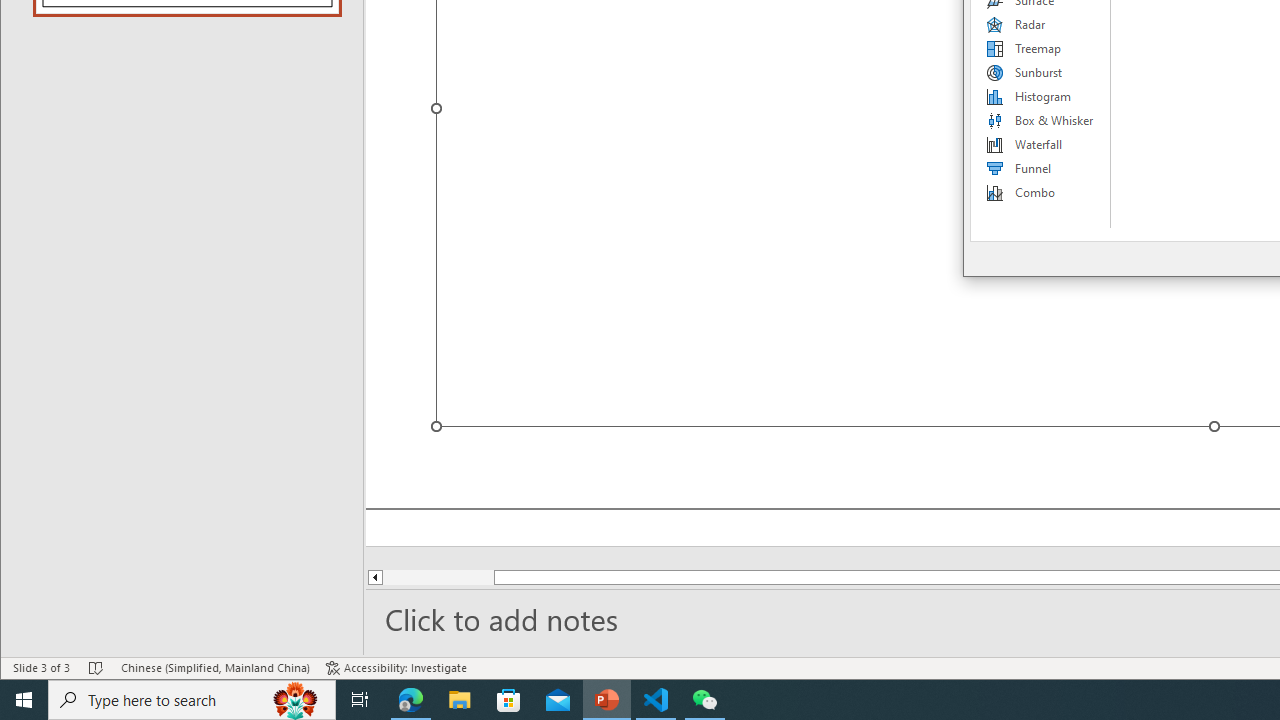  What do you see at coordinates (1040, 72) in the screenshot?
I see `'Sunburst'` at bounding box center [1040, 72].